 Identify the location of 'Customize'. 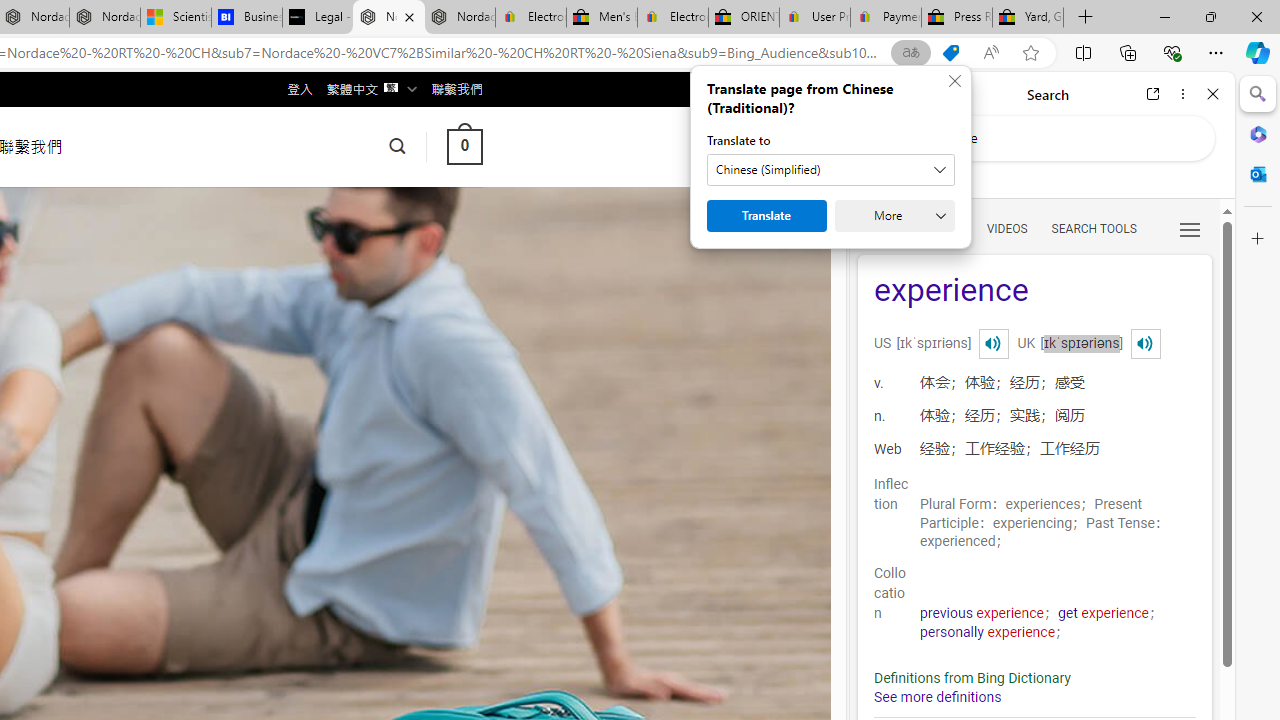
(1257, 238).